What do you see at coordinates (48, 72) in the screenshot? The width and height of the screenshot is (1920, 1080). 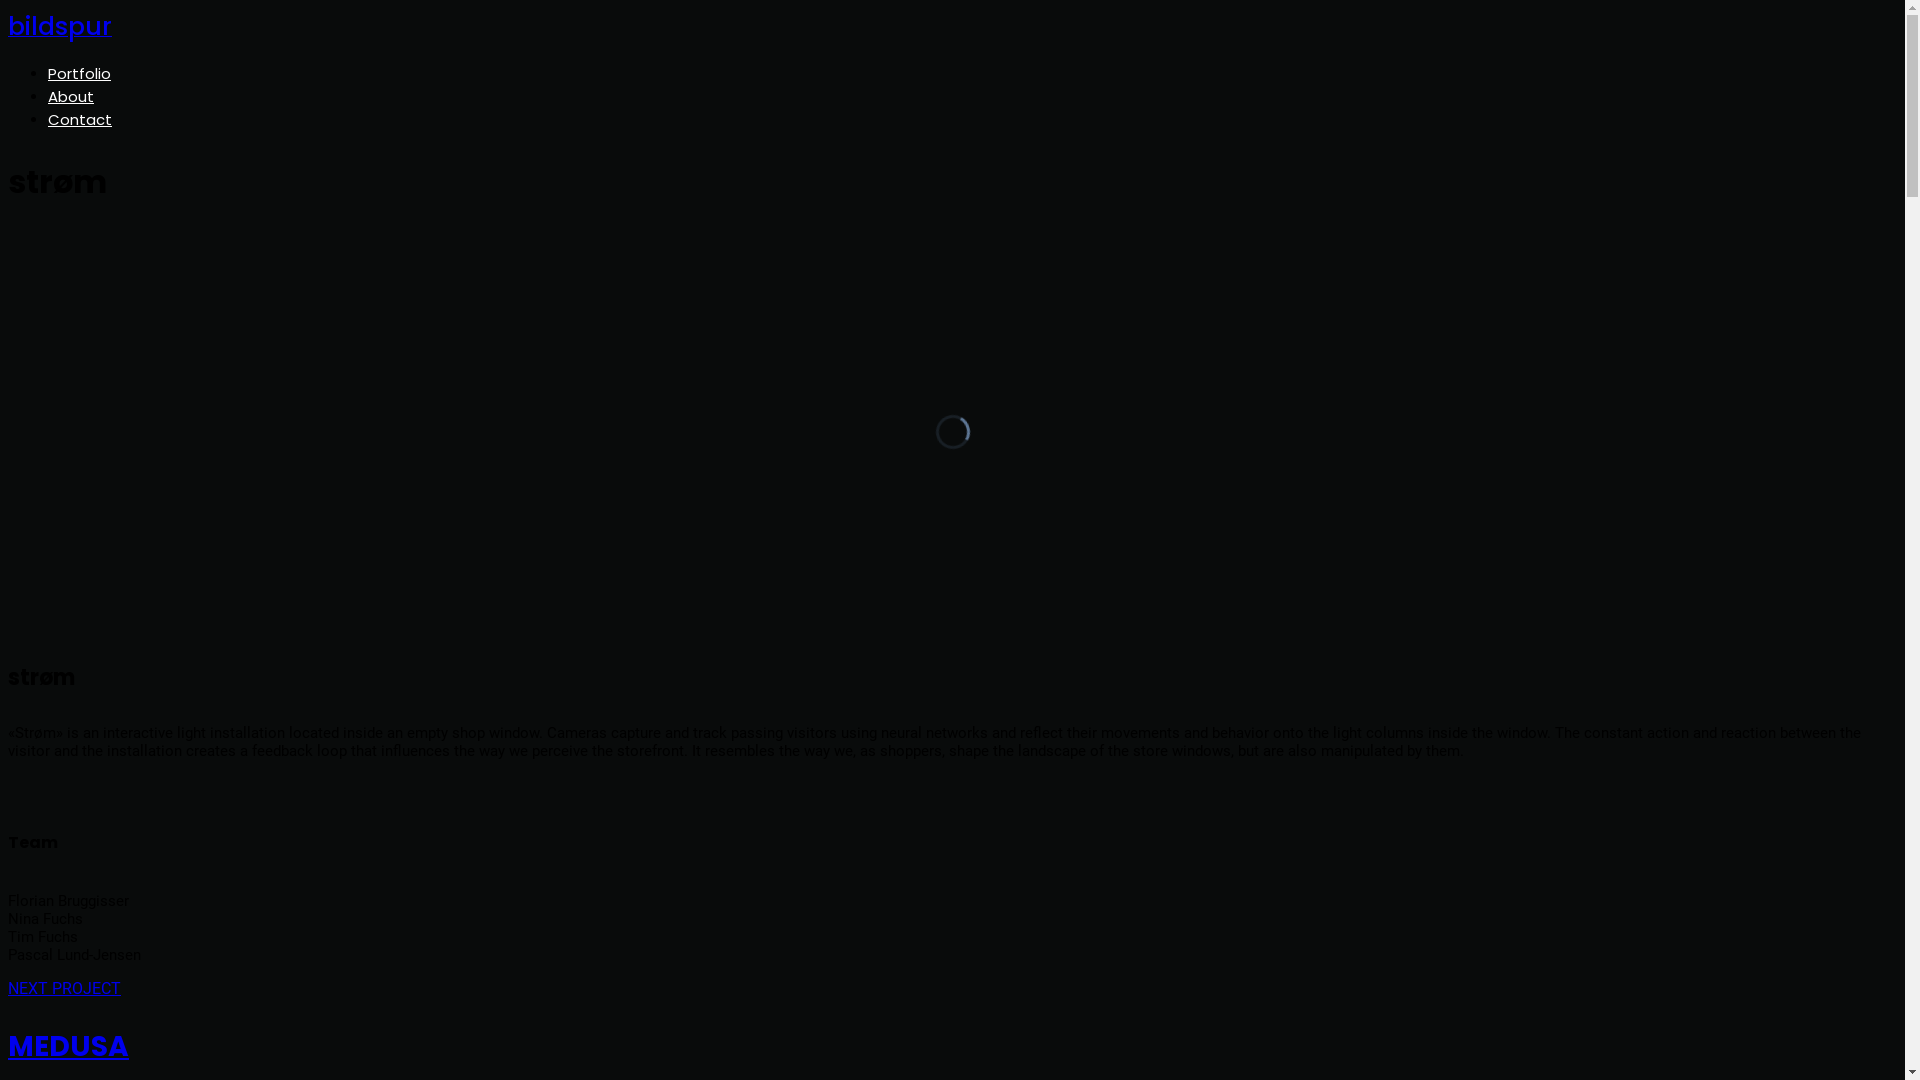 I see `'Portfolio'` at bounding box center [48, 72].